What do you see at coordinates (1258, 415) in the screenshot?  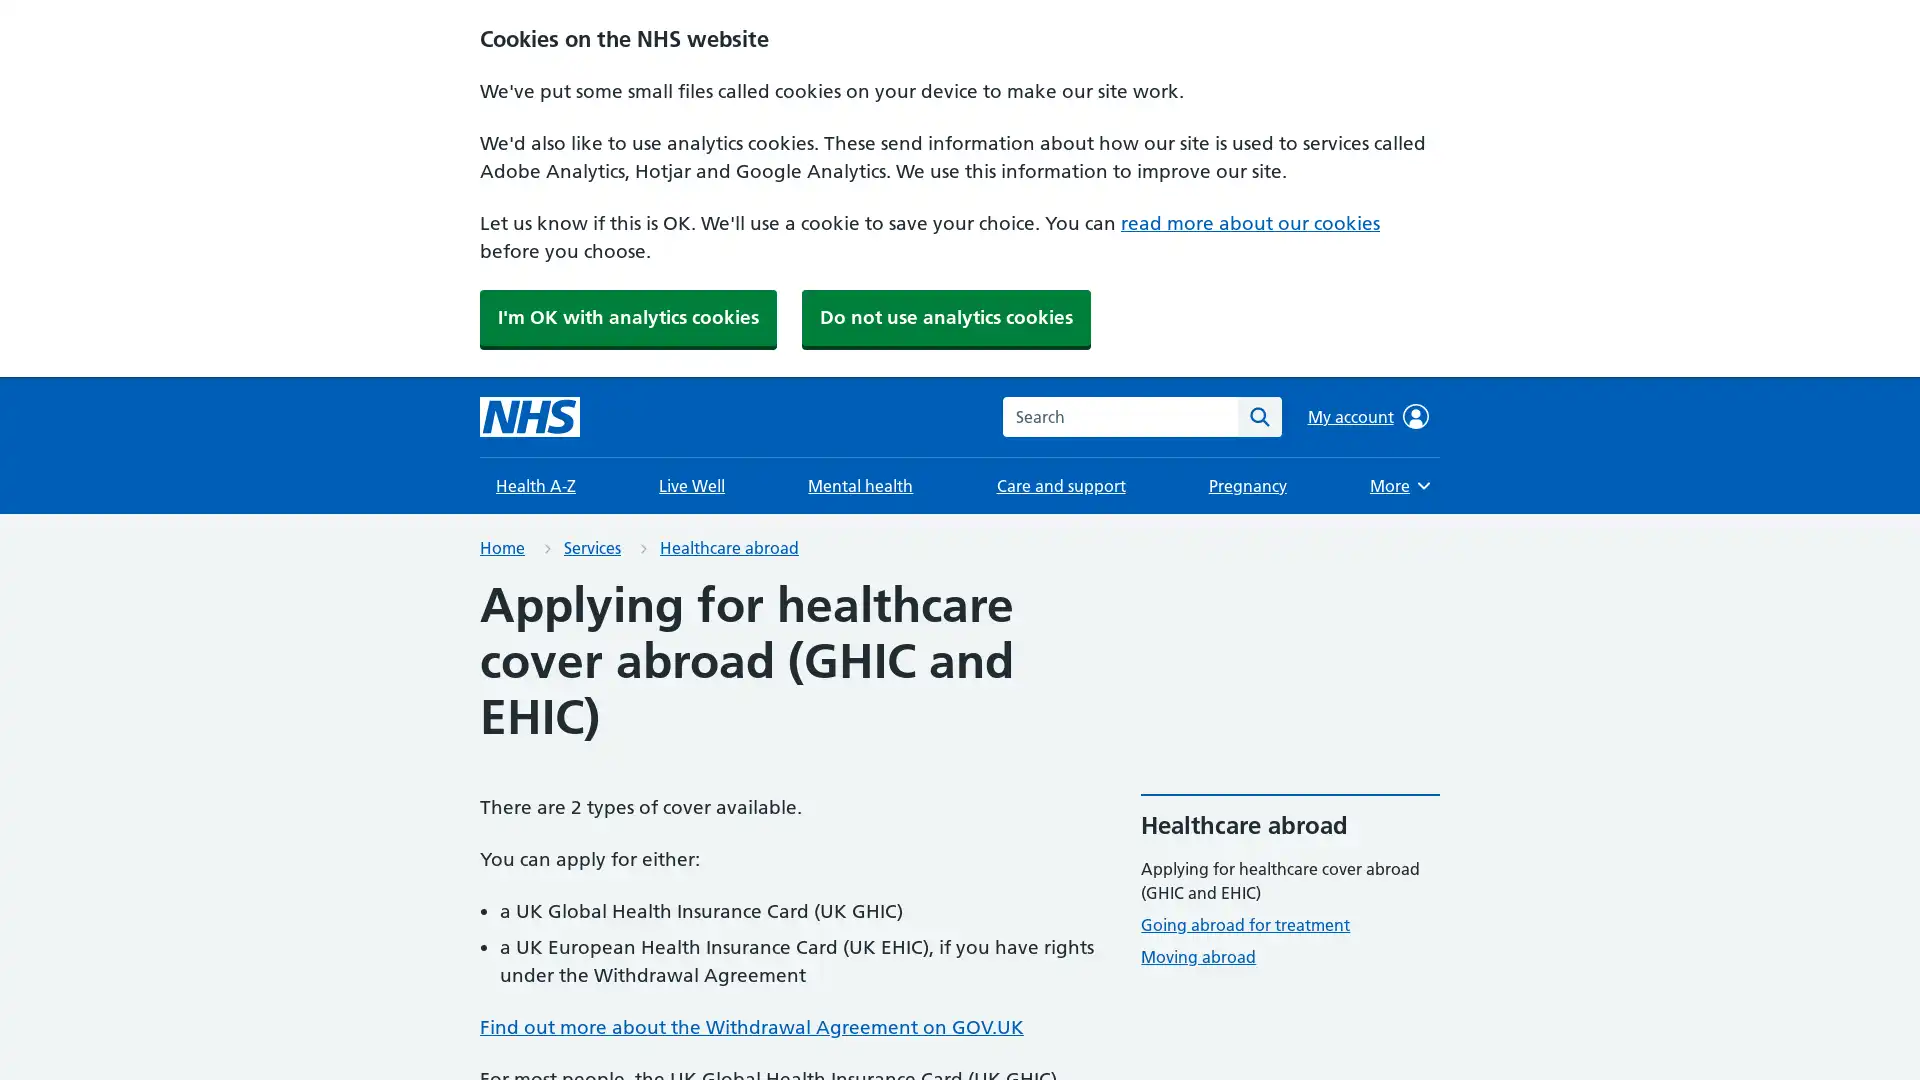 I see `Search` at bounding box center [1258, 415].